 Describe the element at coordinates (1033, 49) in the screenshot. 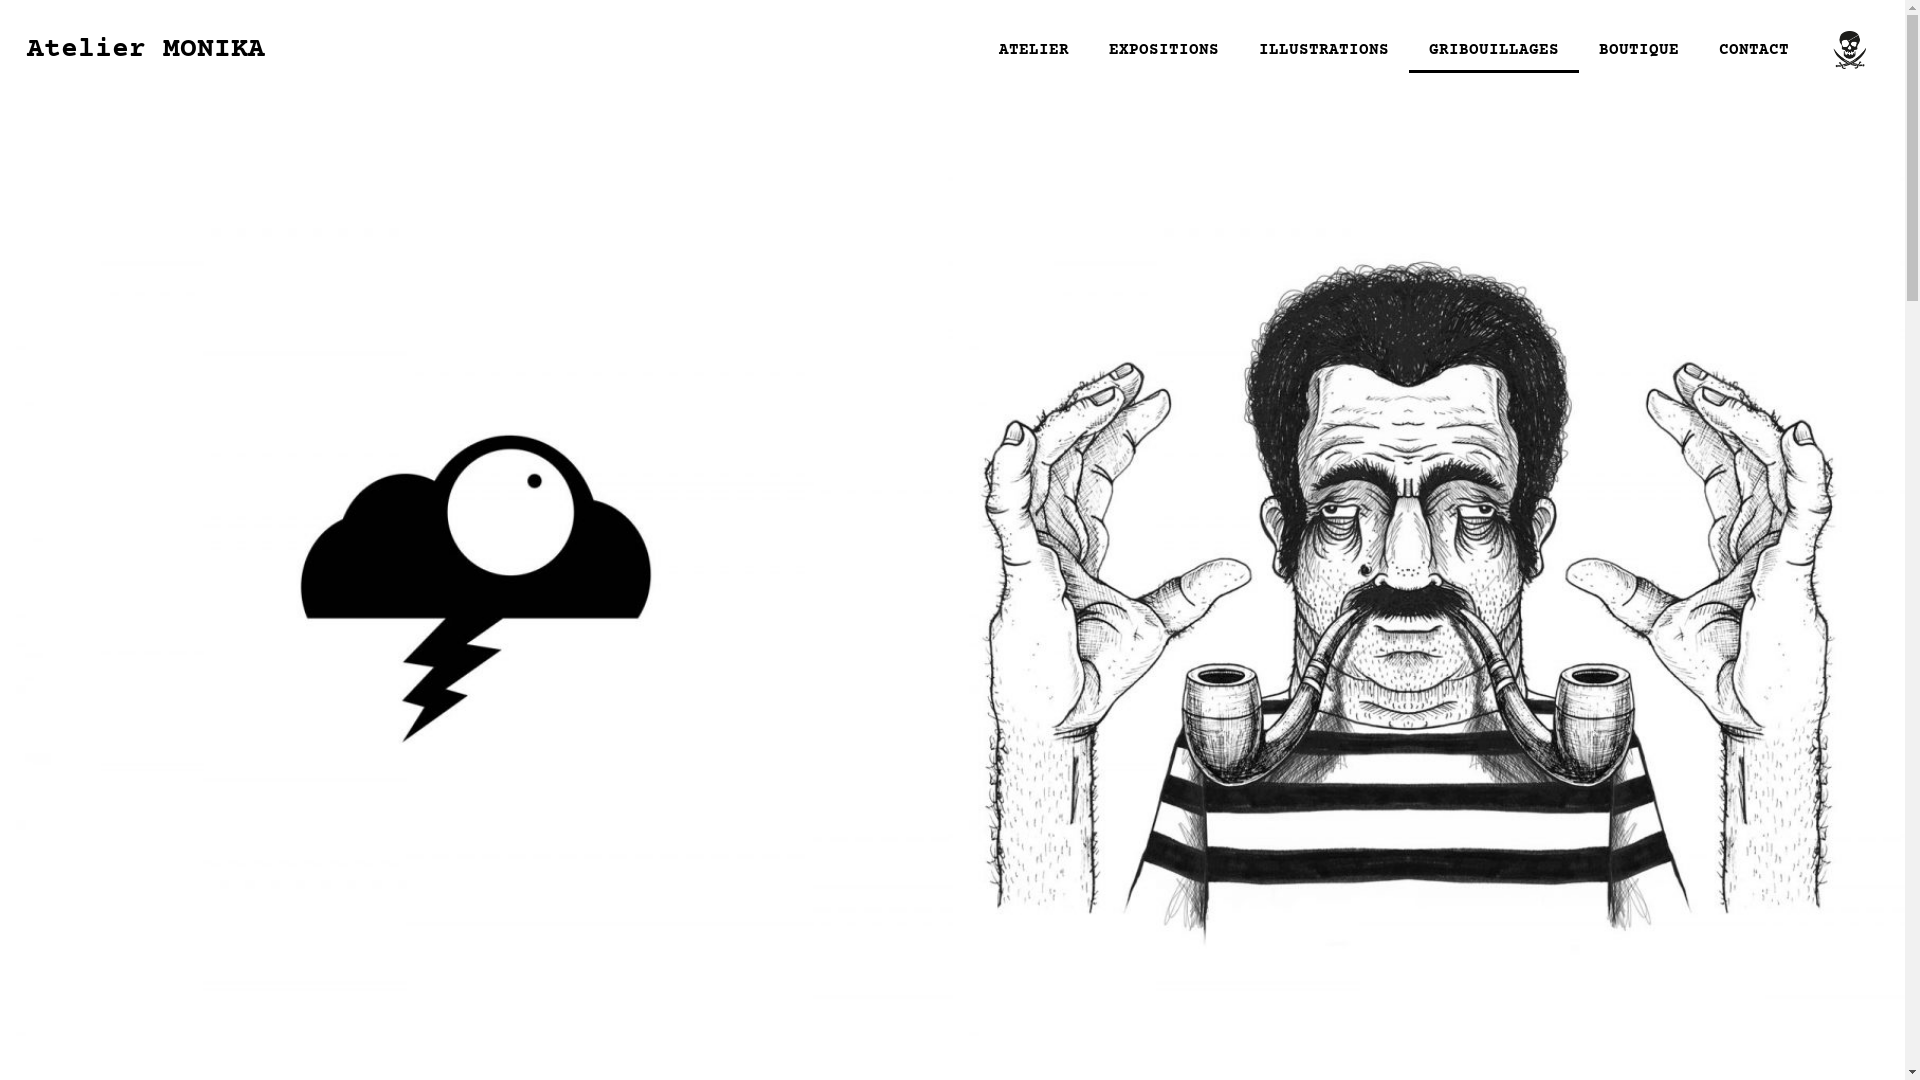

I see `'ATELIER'` at that location.